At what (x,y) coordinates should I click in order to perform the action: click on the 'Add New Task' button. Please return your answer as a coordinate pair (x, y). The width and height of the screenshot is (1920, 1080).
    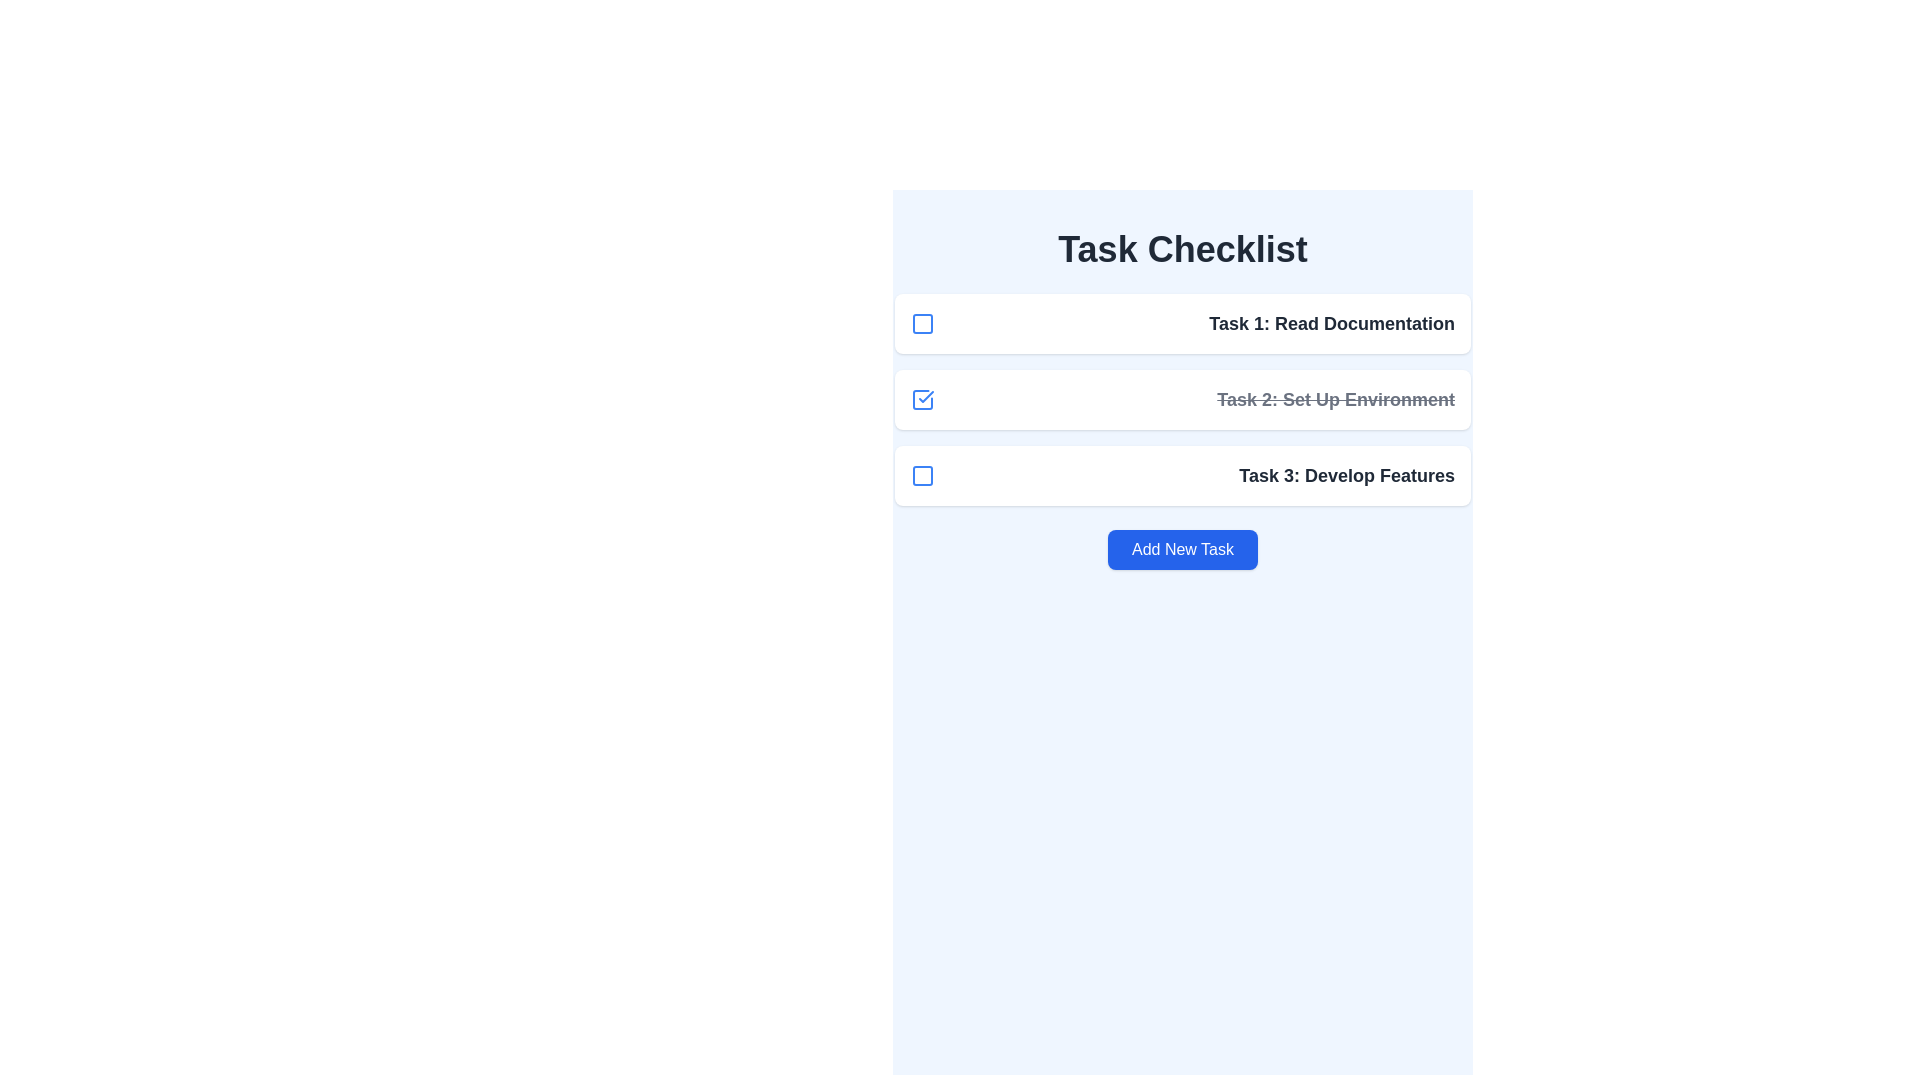
    Looking at the image, I should click on (1182, 550).